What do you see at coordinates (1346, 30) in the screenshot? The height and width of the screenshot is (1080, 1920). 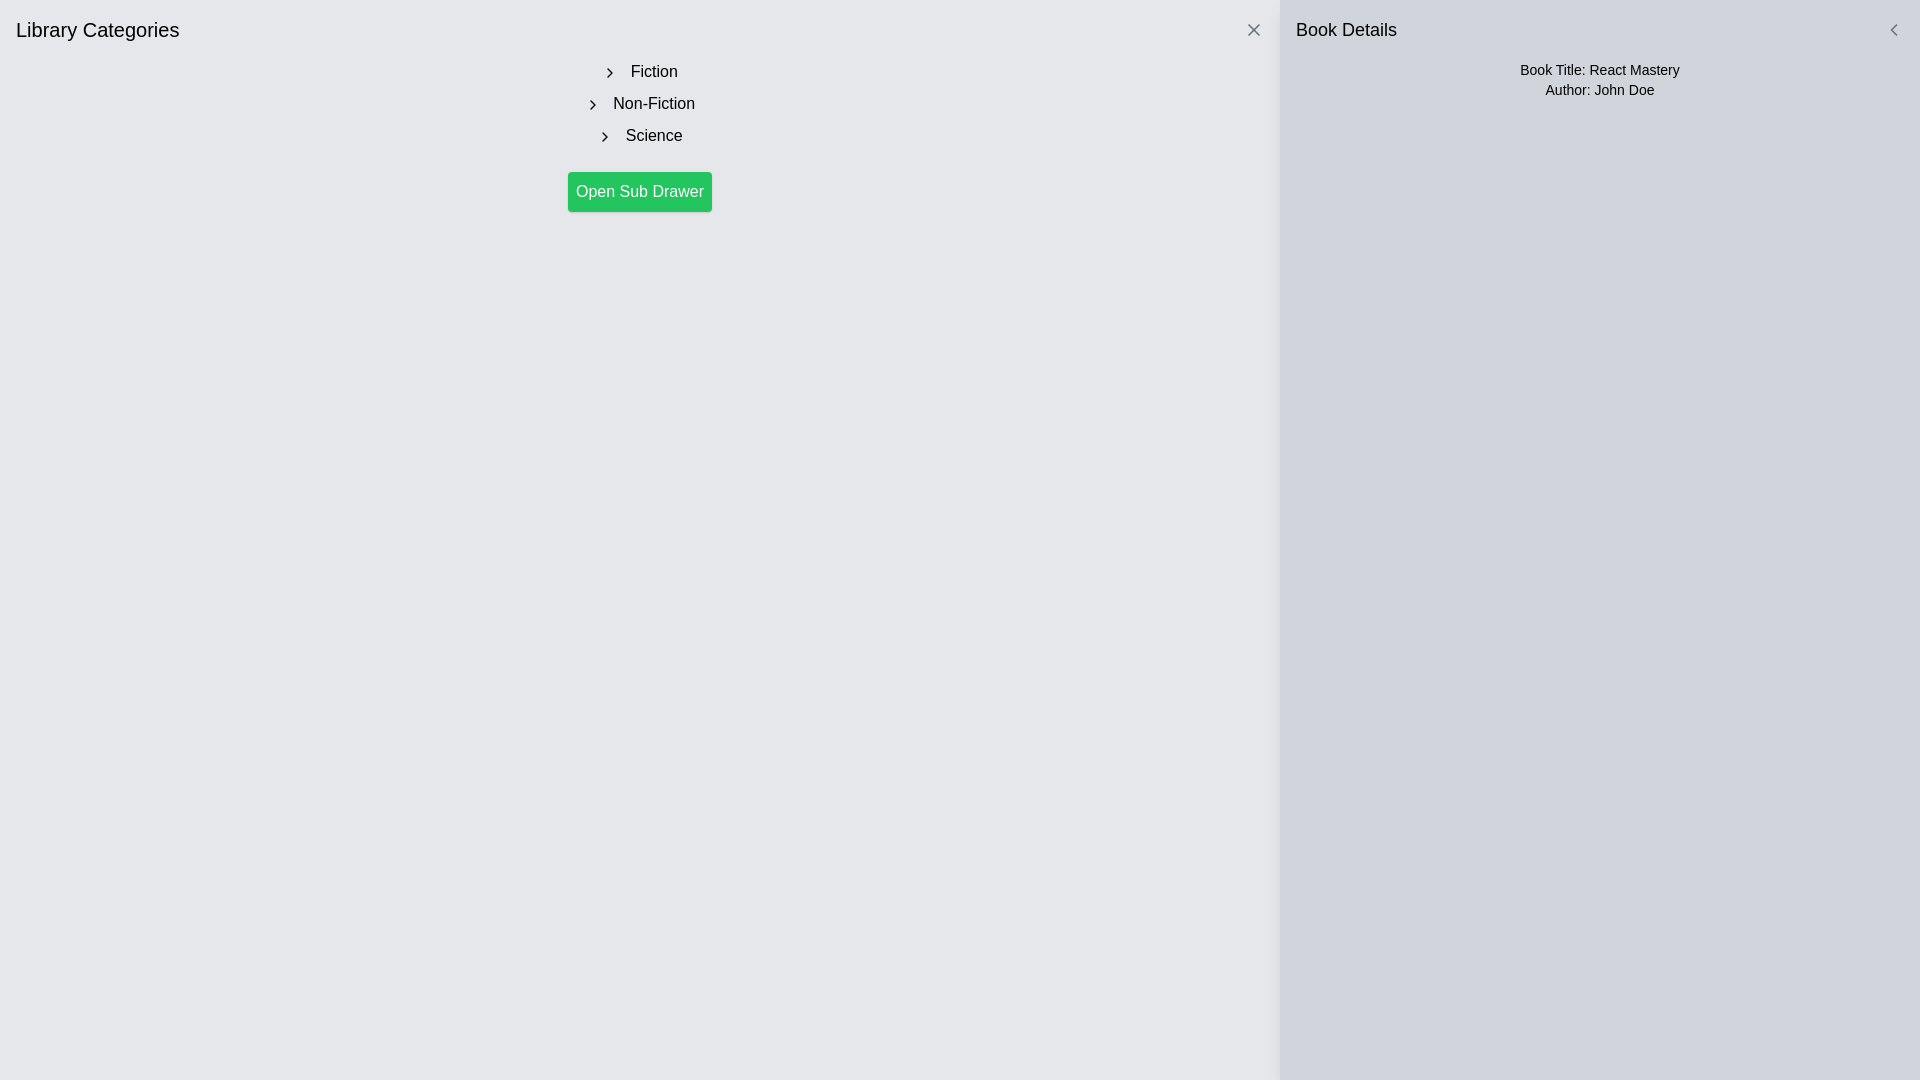 I see `the 'Book Details' text header, which is styled in bold black font on a light gray background, located in the top-right section of the interface` at bounding box center [1346, 30].